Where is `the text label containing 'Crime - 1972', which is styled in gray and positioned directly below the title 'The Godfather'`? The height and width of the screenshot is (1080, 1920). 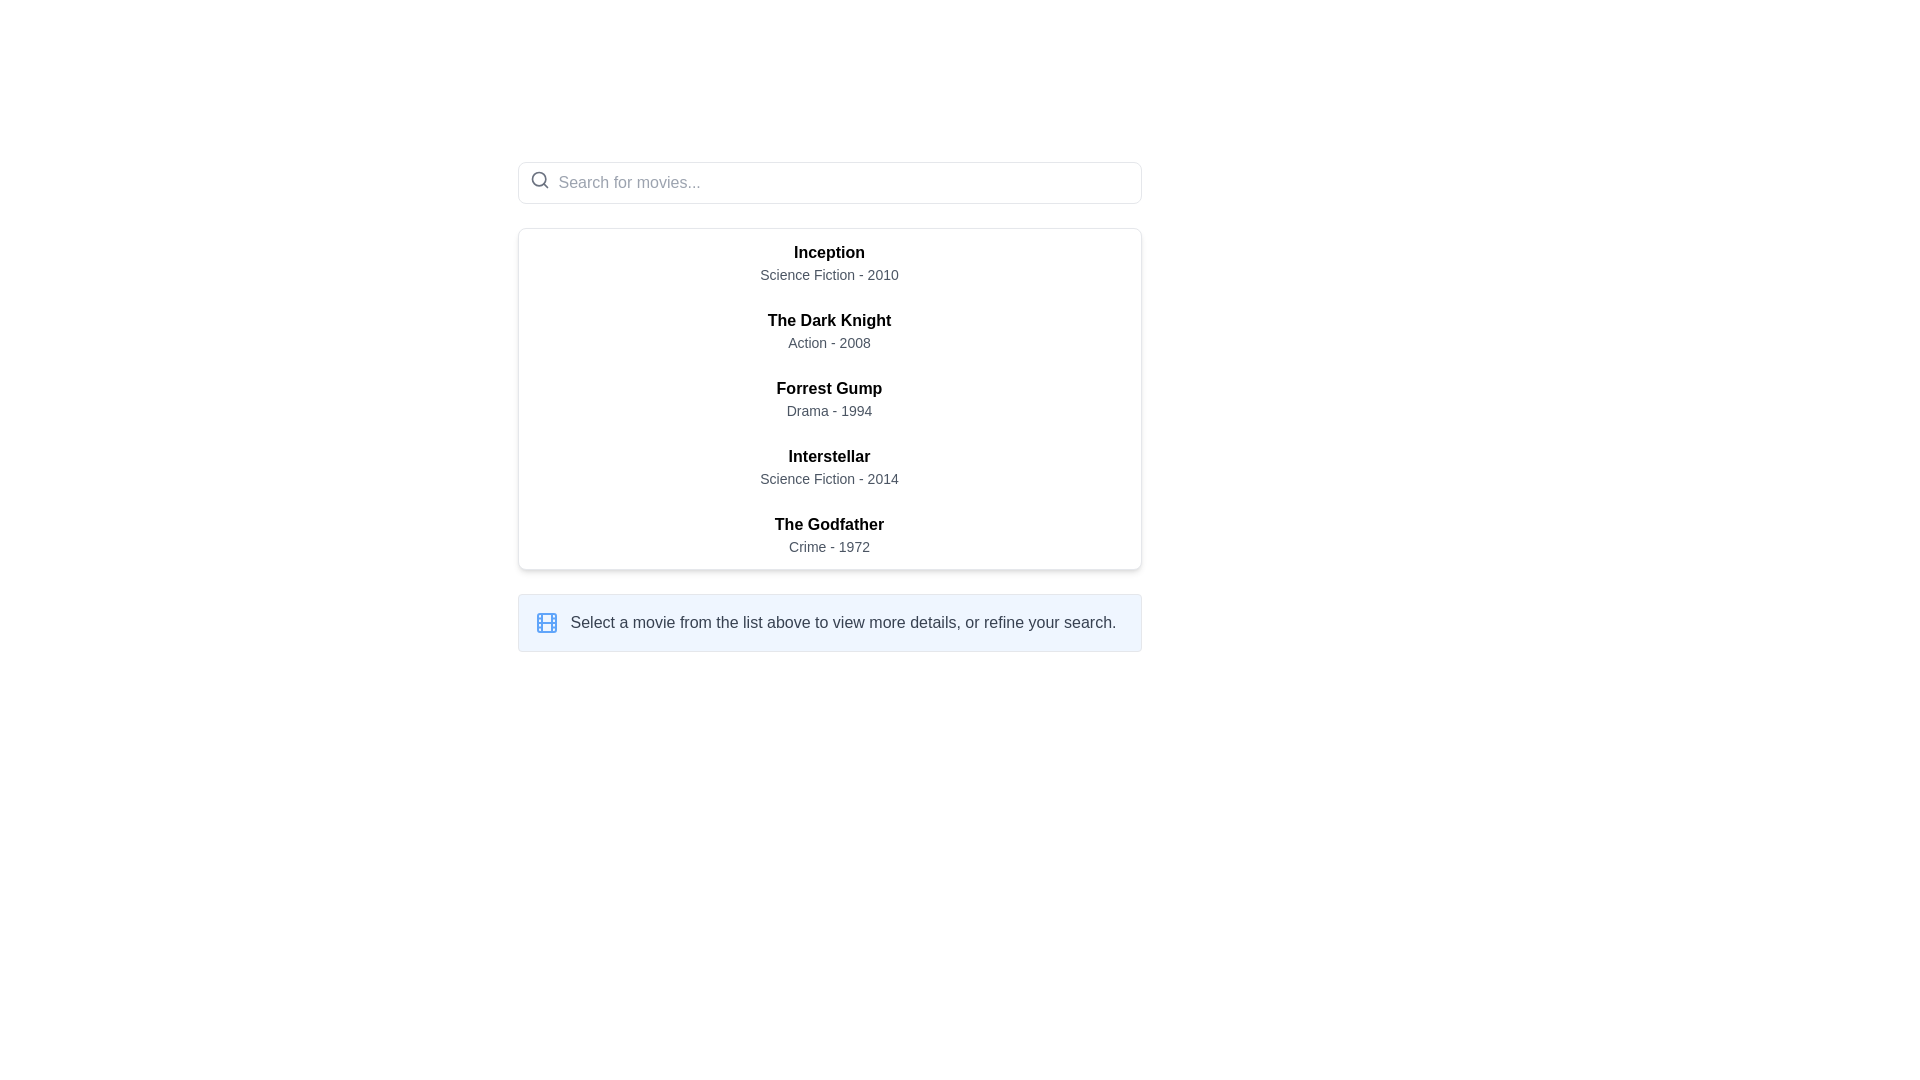 the text label containing 'Crime - 1972', which is styled in gray and positioned directly below the title 'The Godfather' is located at coordinates (829, 547).